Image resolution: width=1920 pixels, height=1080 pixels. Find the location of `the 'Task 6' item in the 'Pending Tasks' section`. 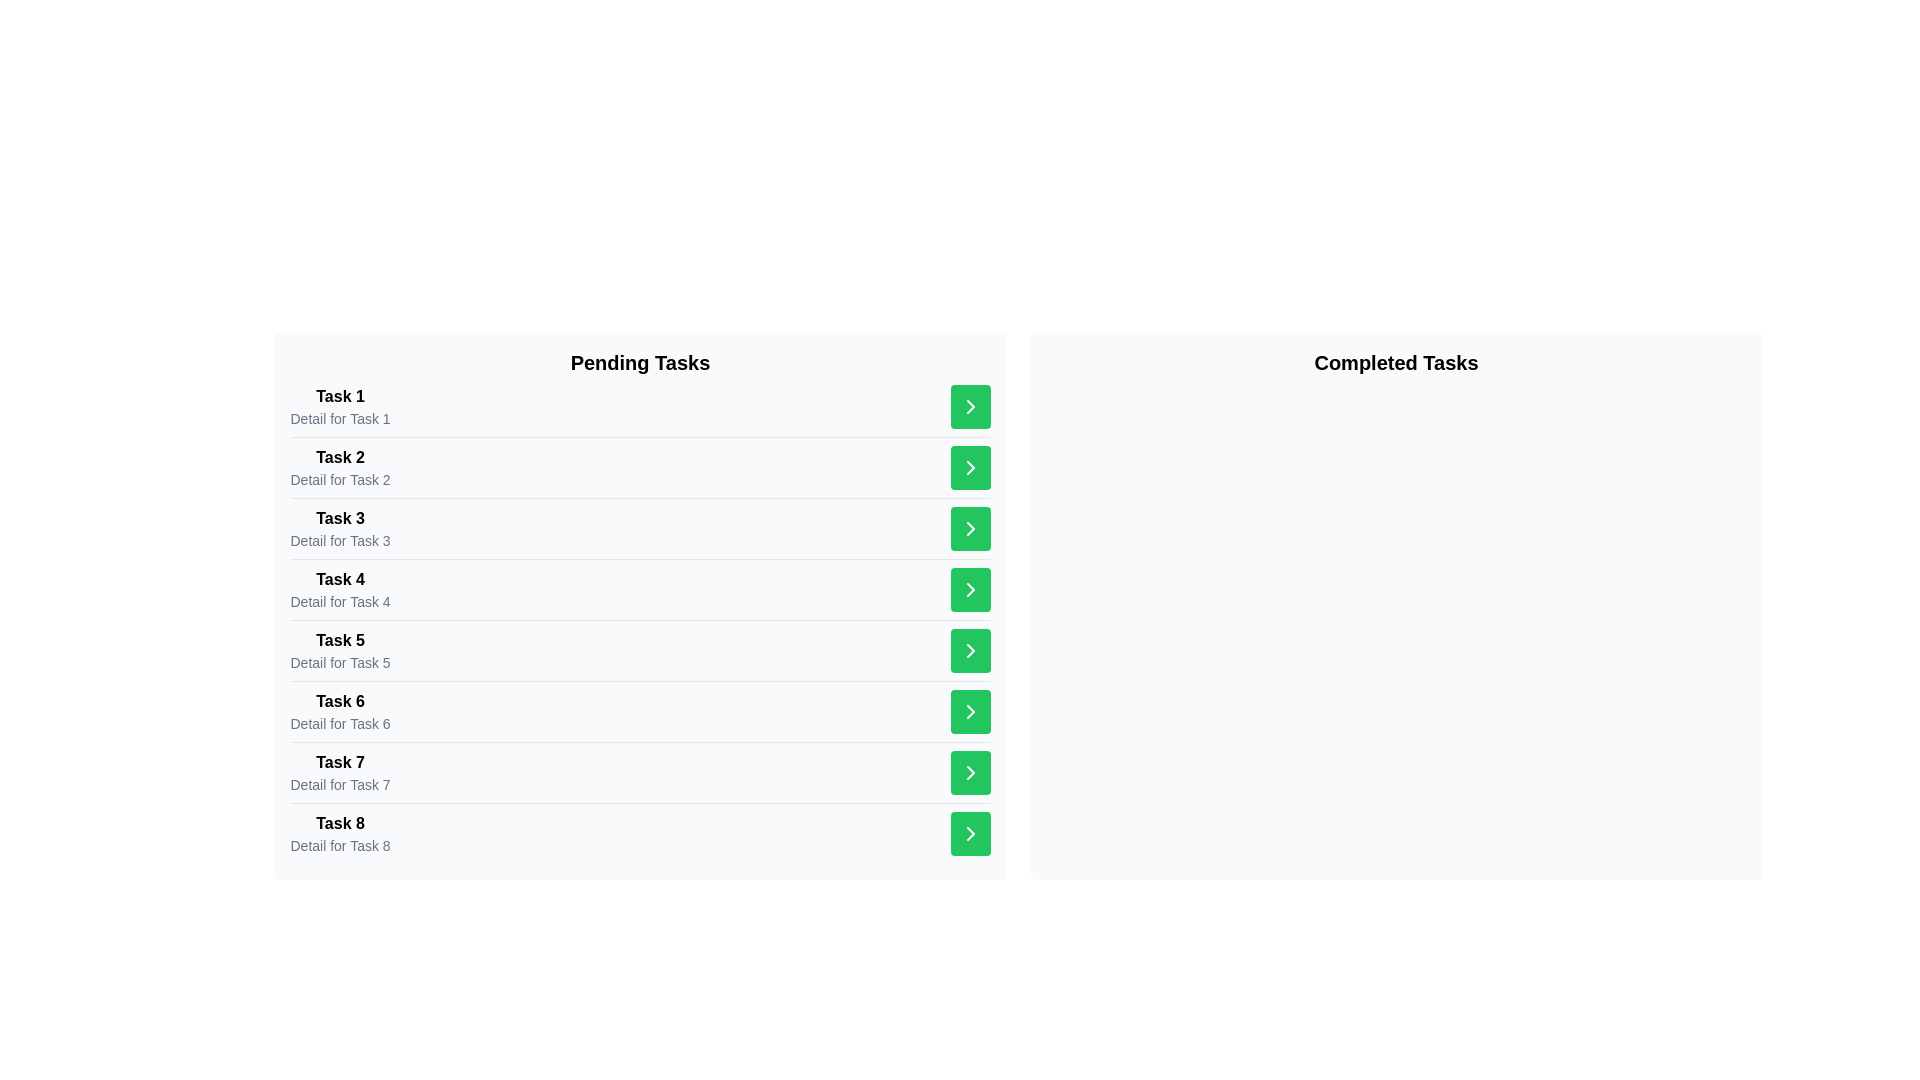

the 'Task 6' item in the 'Pending Tasks' section is located at coordinates (640, 710).